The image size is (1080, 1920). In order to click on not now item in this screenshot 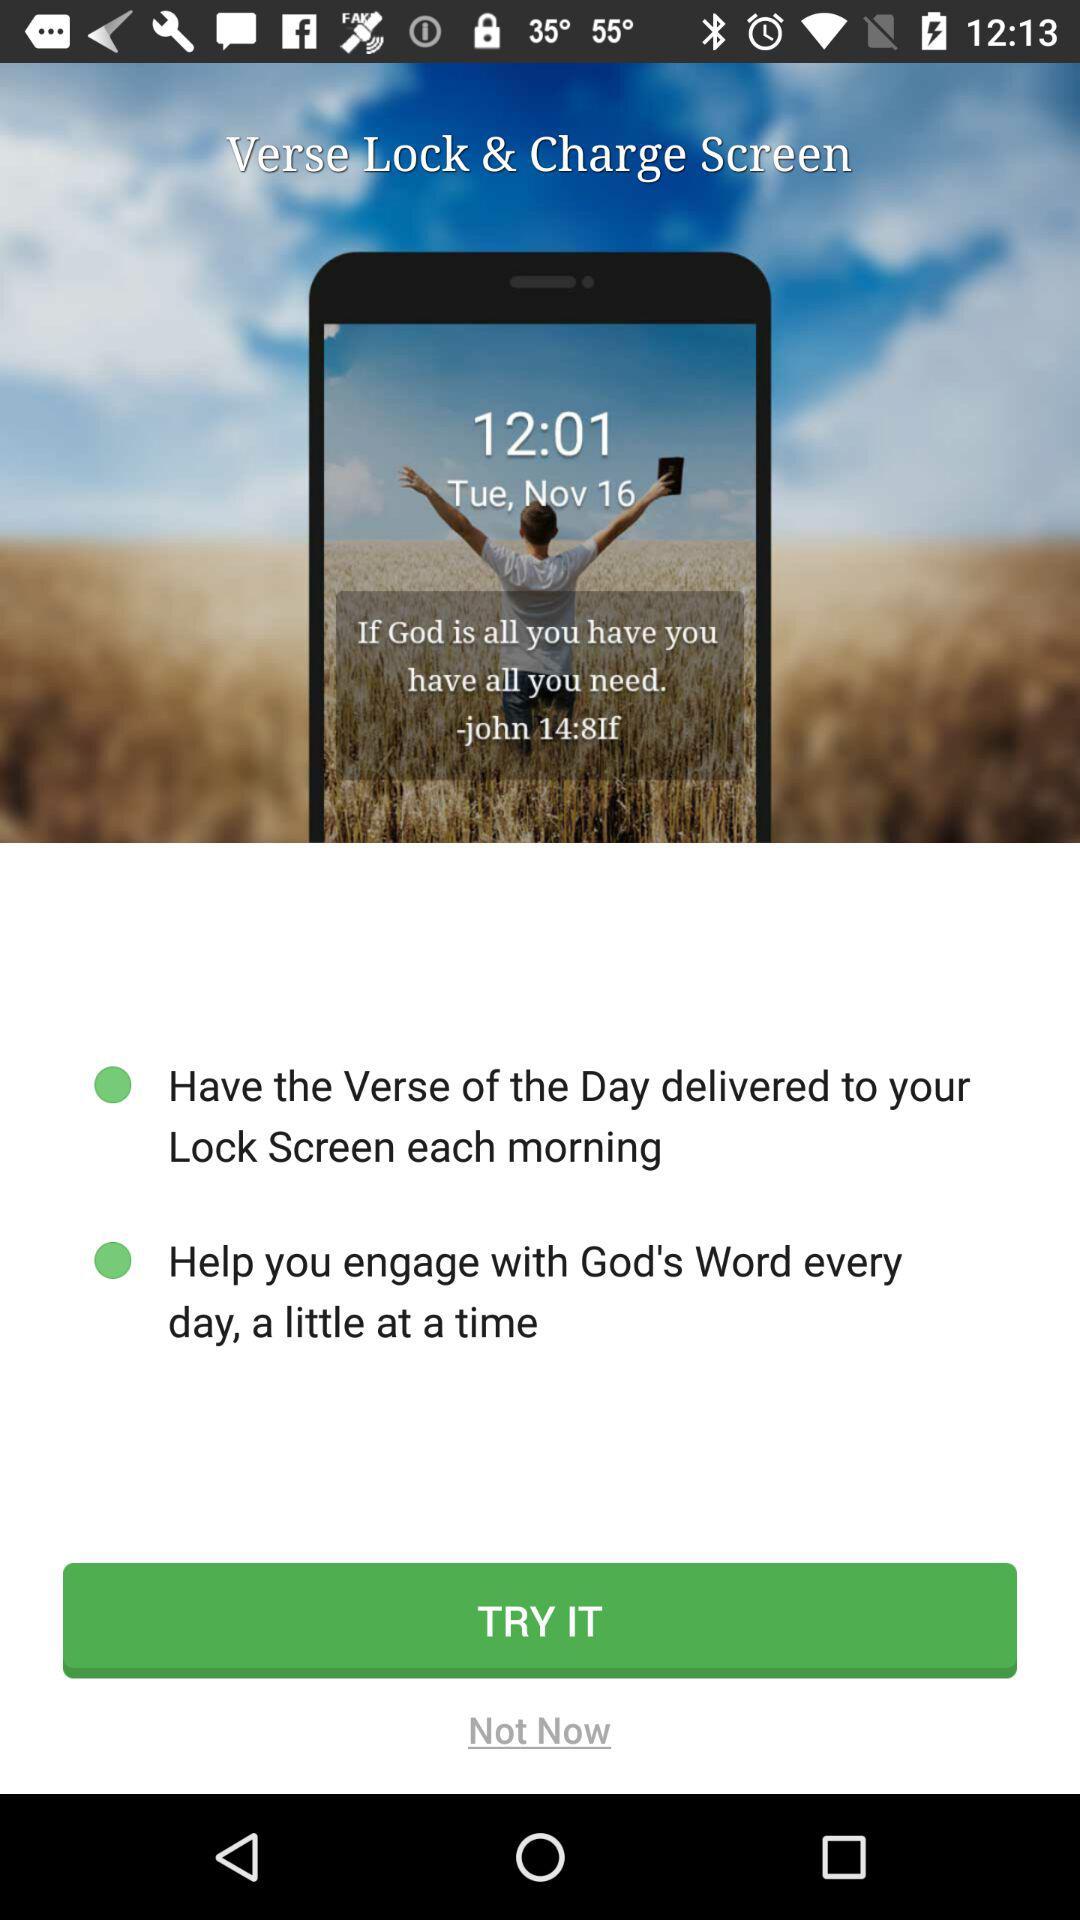, I will do `click(538, 1735)`.